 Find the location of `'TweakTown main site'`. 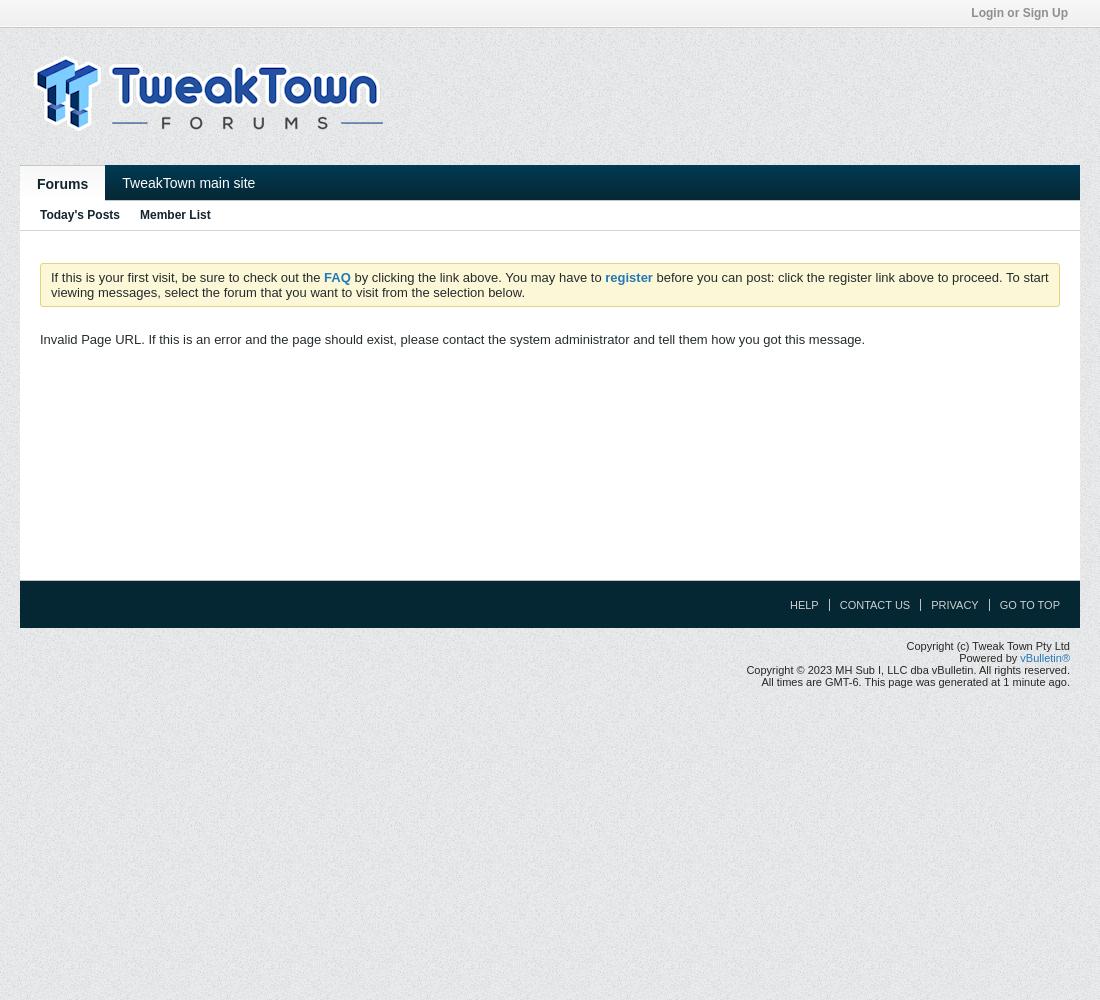

'TweakTown main site' is located at coordinates (187, 183).